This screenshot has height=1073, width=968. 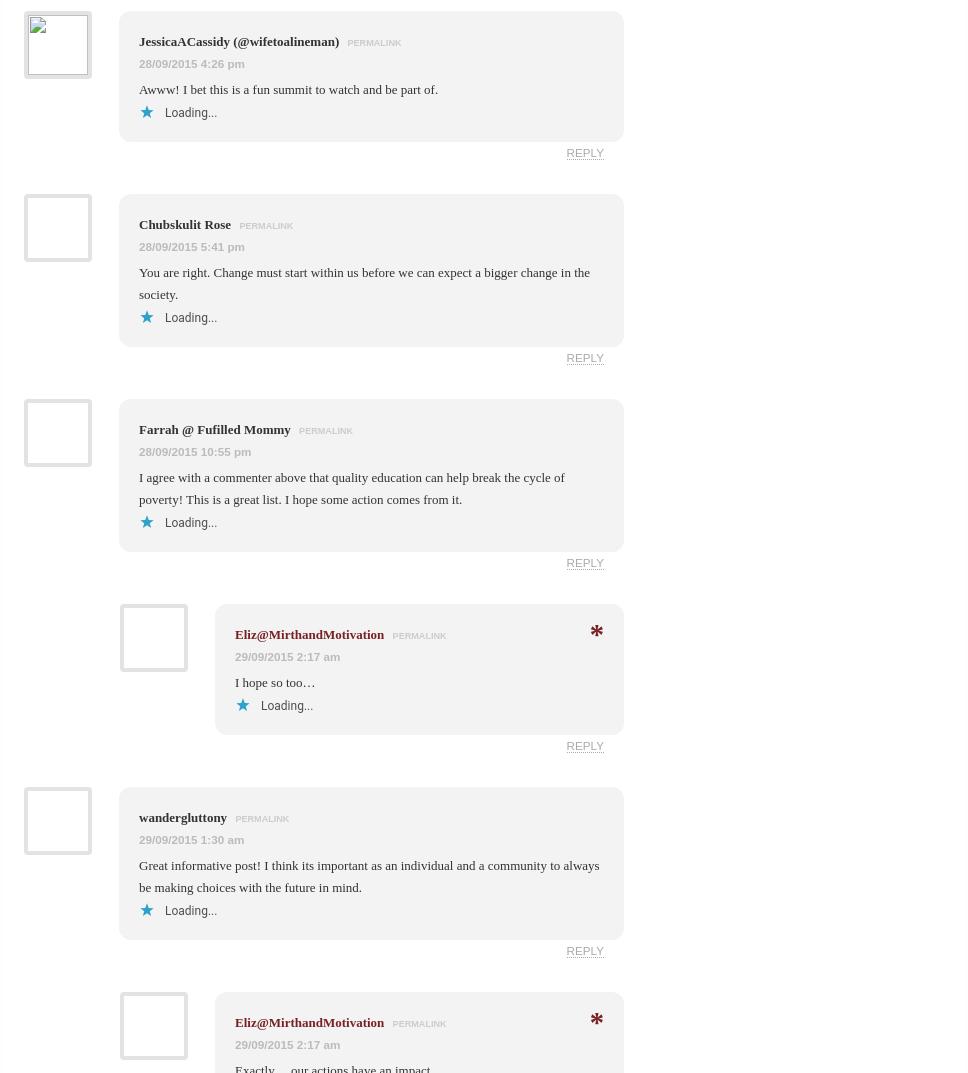 I want to click on 'Chubskulit Rose', so click(x=186, y=223).